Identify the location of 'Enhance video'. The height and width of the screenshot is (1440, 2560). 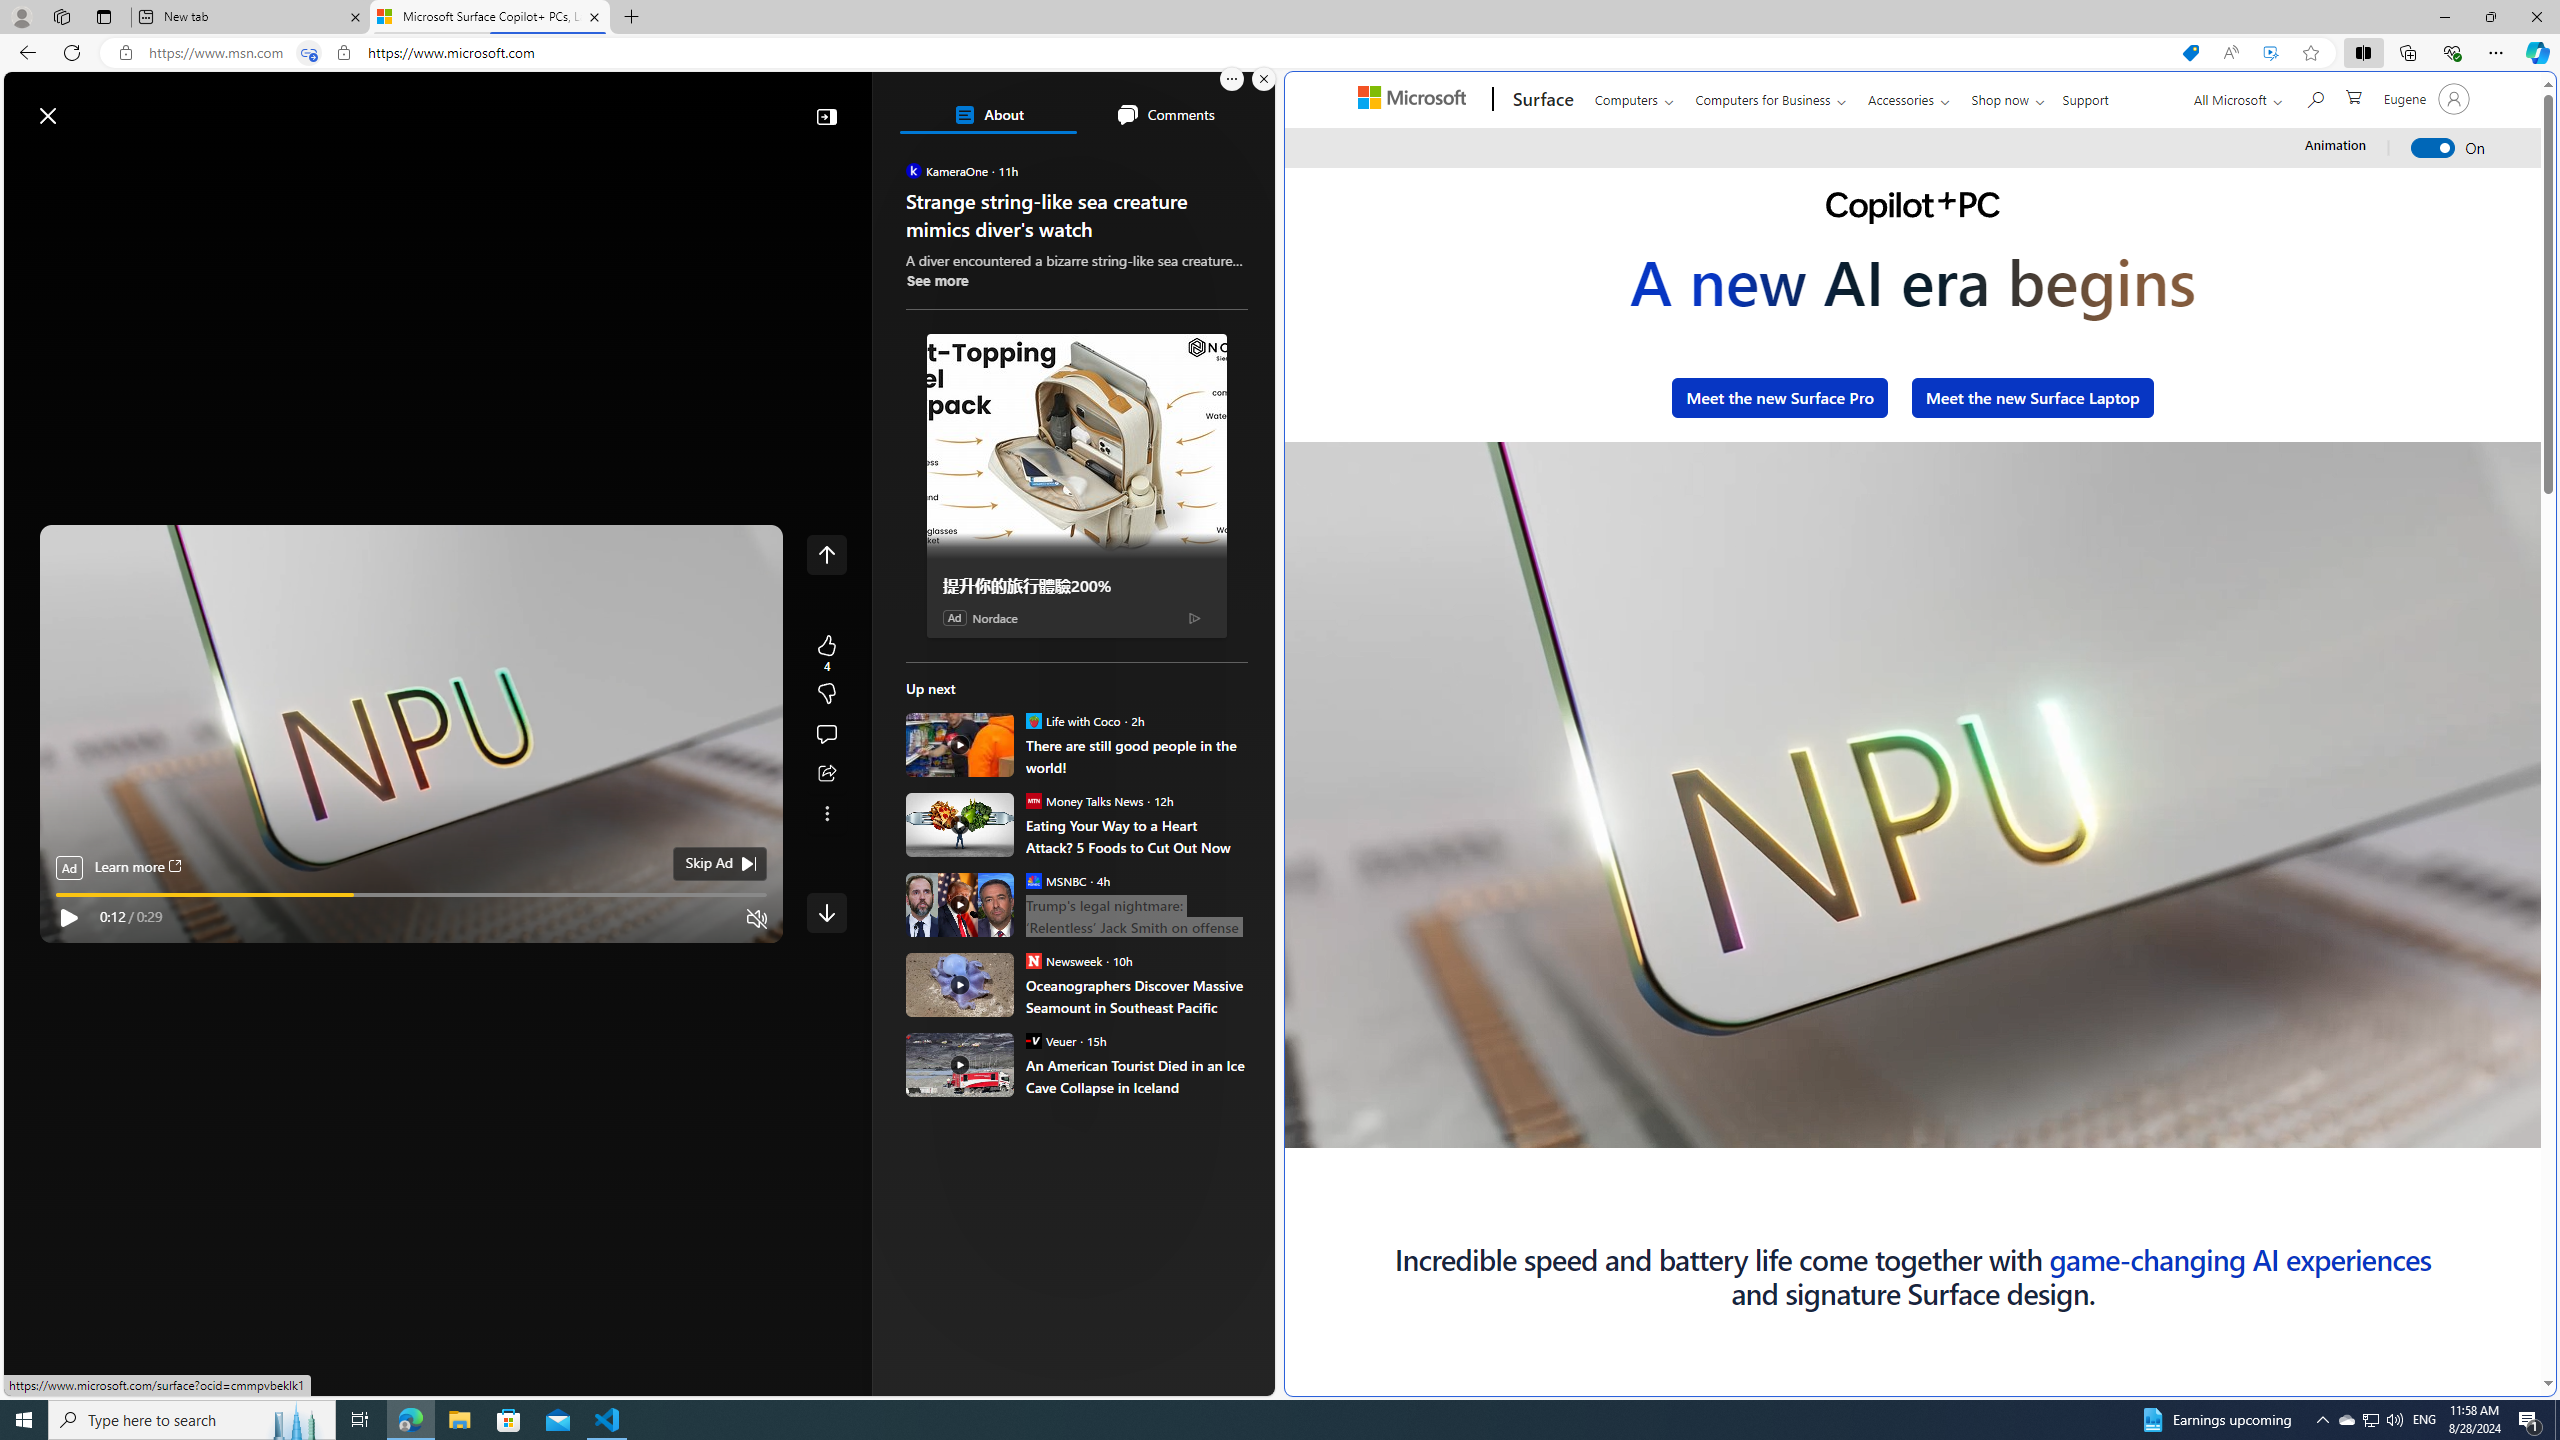
(2270, 53).